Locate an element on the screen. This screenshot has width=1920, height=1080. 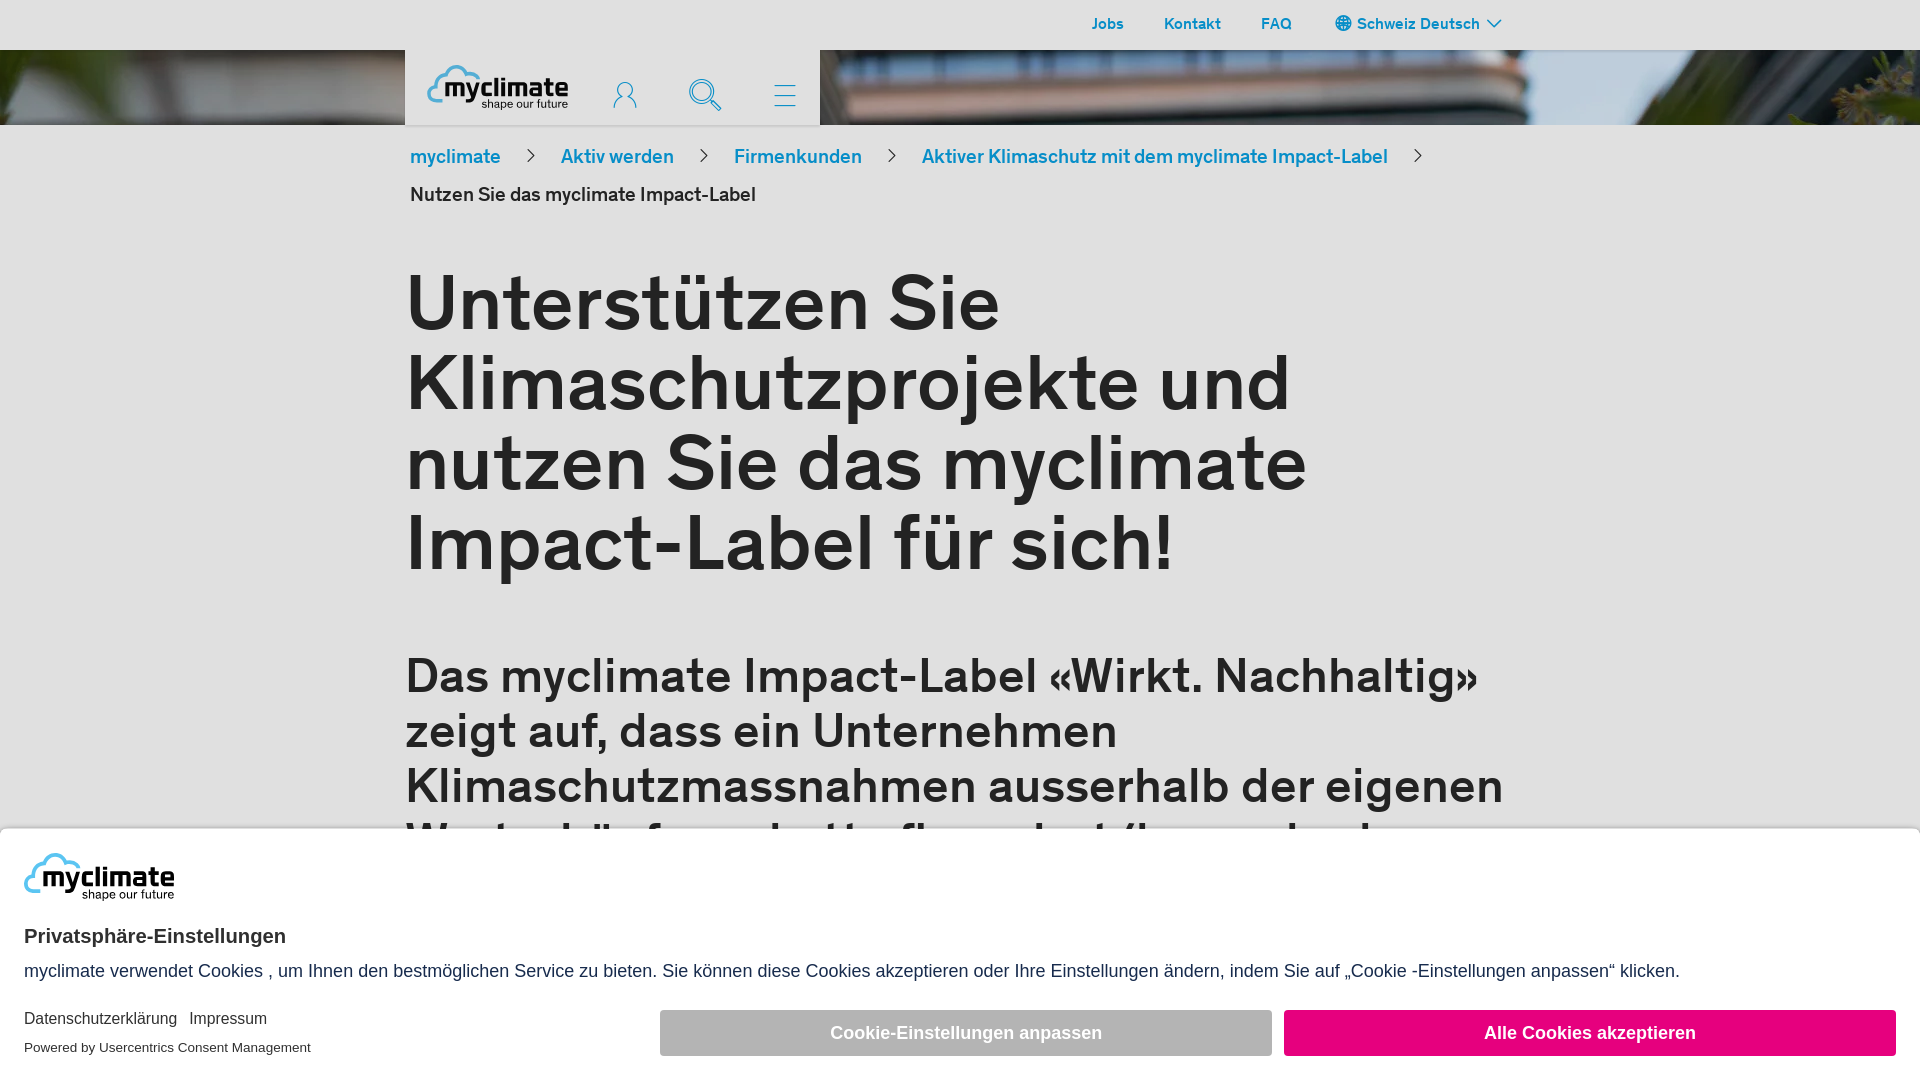
'Aktiver Klimaschutz mit dem myclimate Impact-Label' is located at coordinates (1155, 157).